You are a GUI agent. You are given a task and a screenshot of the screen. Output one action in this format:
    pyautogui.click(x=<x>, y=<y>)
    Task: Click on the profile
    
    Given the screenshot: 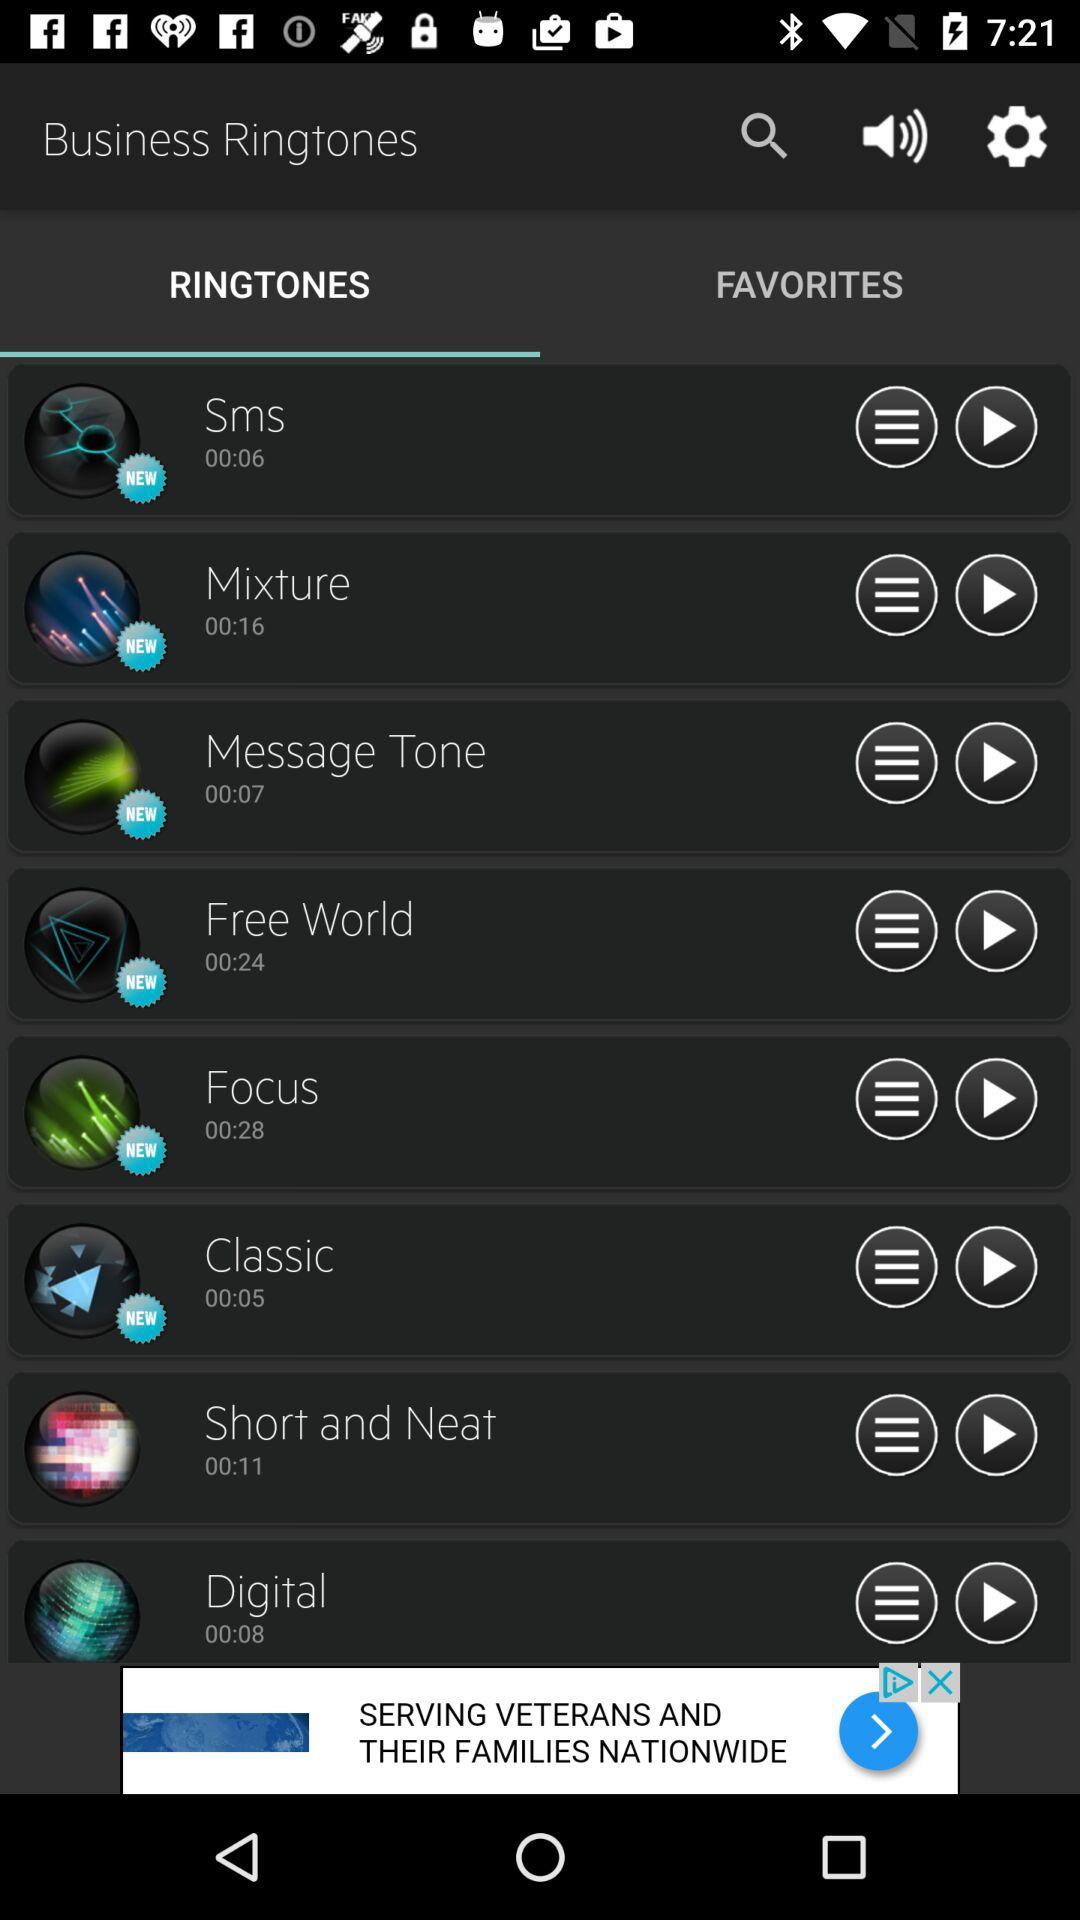 What is the action you would take?
    pyautogui.click(x=80, y=440)
    